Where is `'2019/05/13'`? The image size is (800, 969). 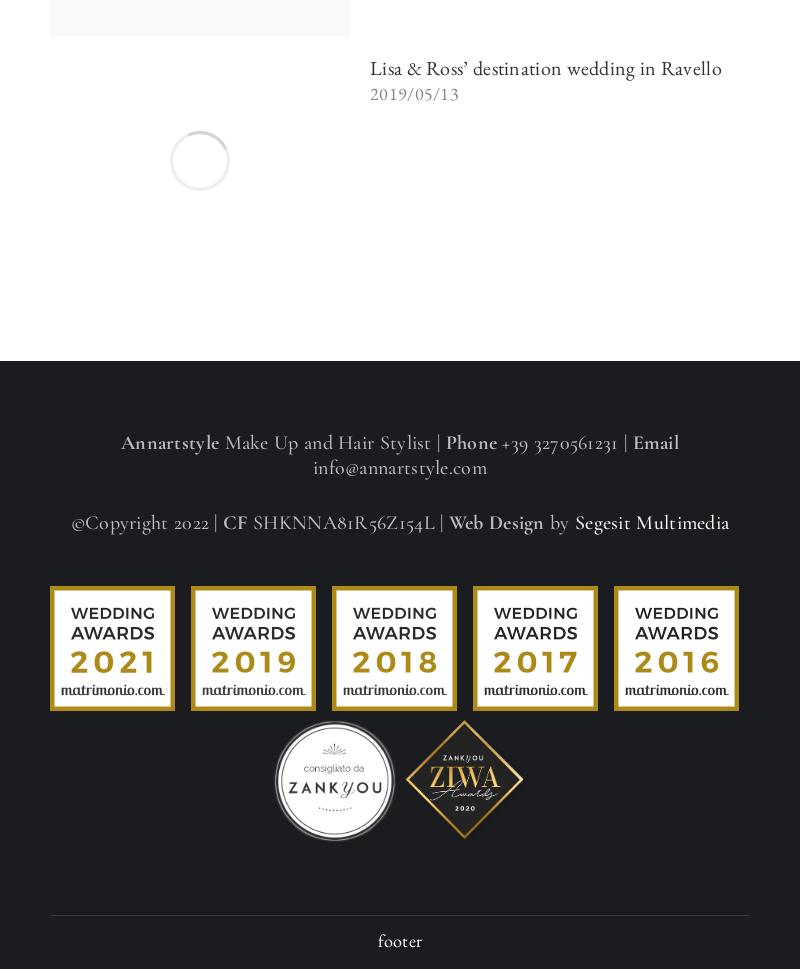 '2019/05/13' is located at coordinates (414, 93).